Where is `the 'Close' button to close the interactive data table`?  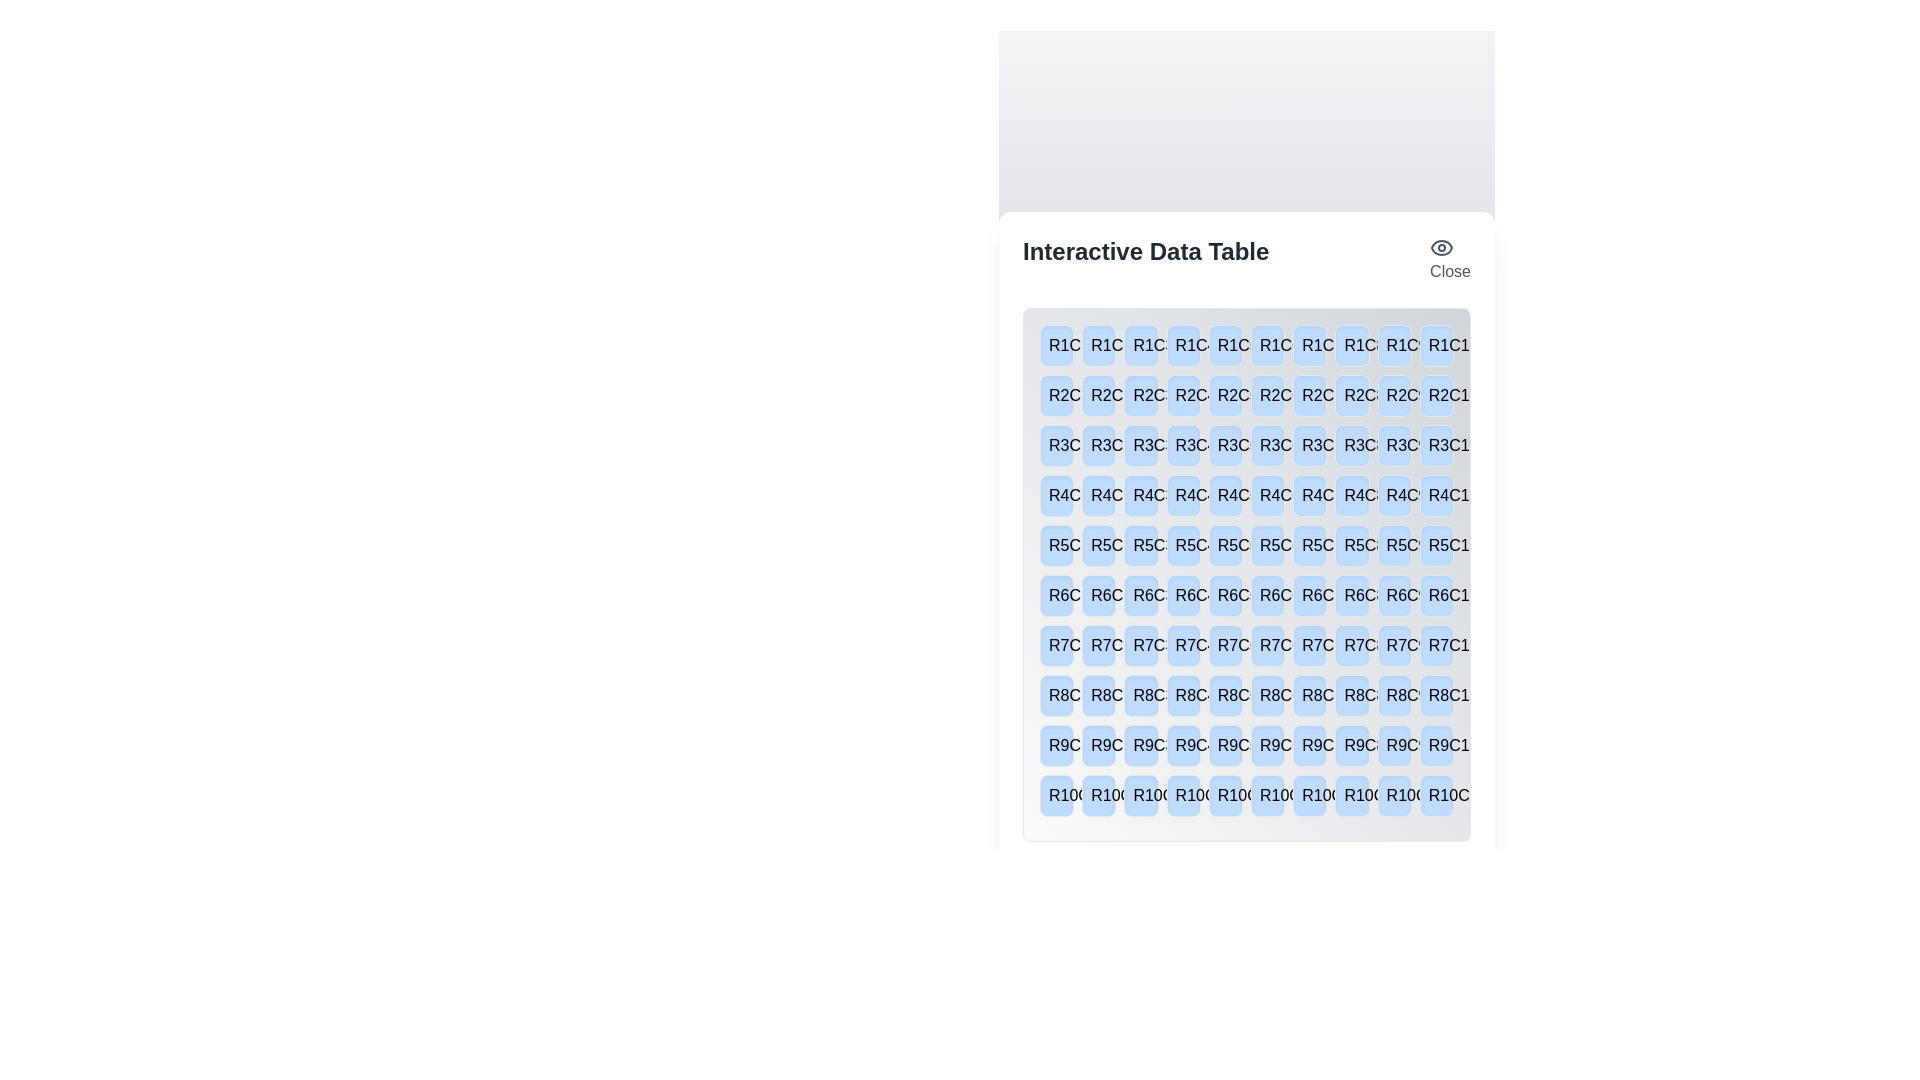
the 'Close' button to close the interactive data table is located at coordinates (1449, 258).